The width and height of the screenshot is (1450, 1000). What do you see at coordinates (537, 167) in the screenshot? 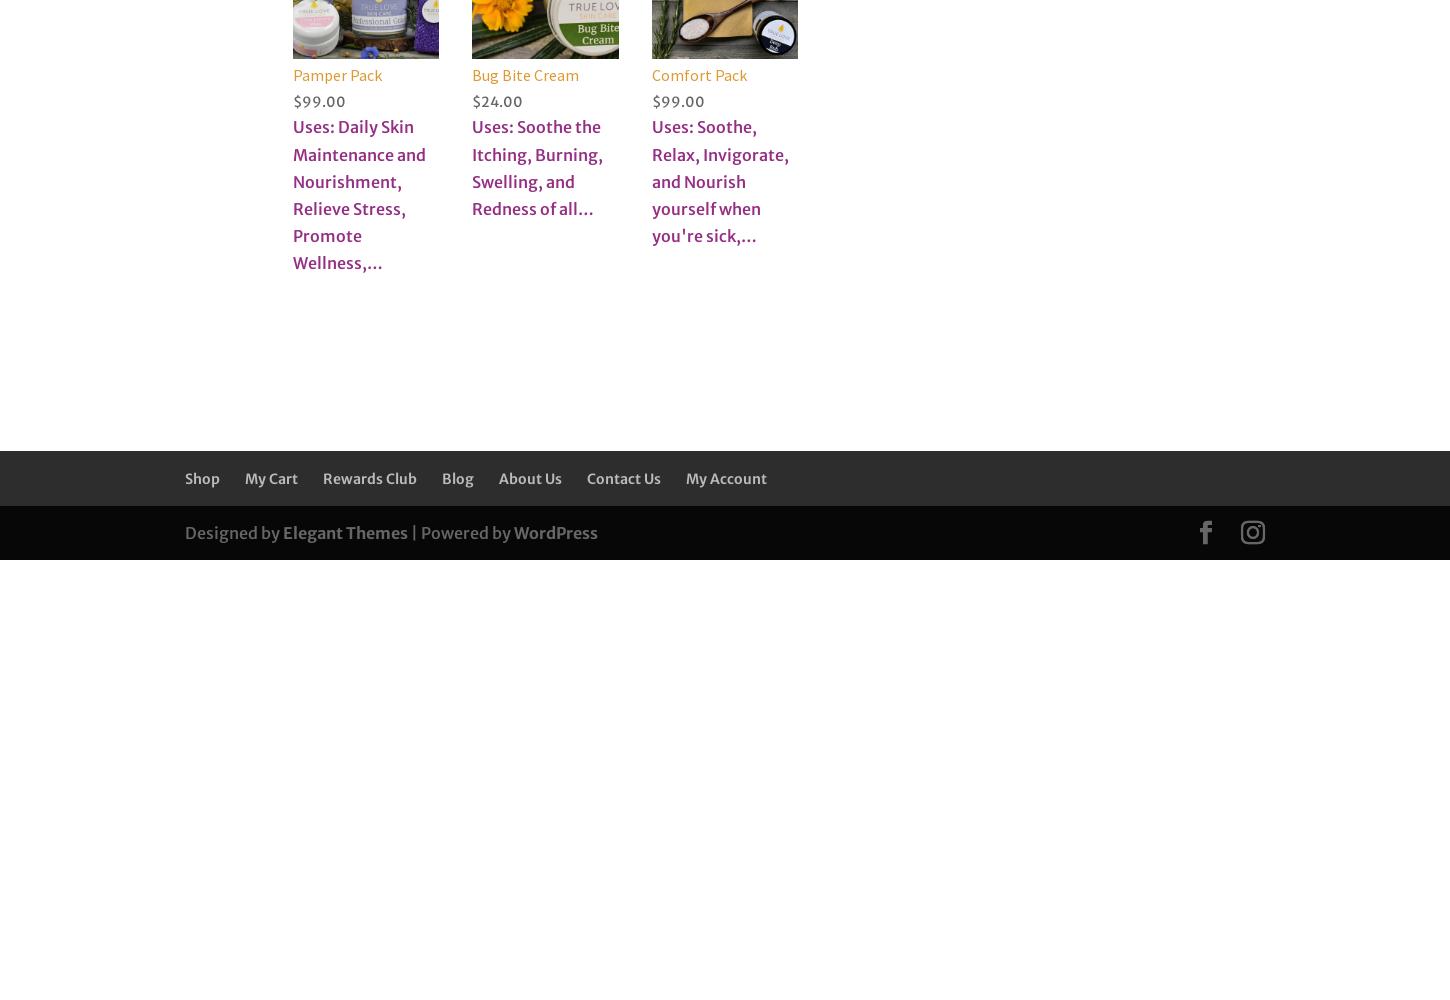
I see `'Uses: Soothe the Itching, Burning, Swelling, and Redness of all…'` at bounding box center [537, 167].